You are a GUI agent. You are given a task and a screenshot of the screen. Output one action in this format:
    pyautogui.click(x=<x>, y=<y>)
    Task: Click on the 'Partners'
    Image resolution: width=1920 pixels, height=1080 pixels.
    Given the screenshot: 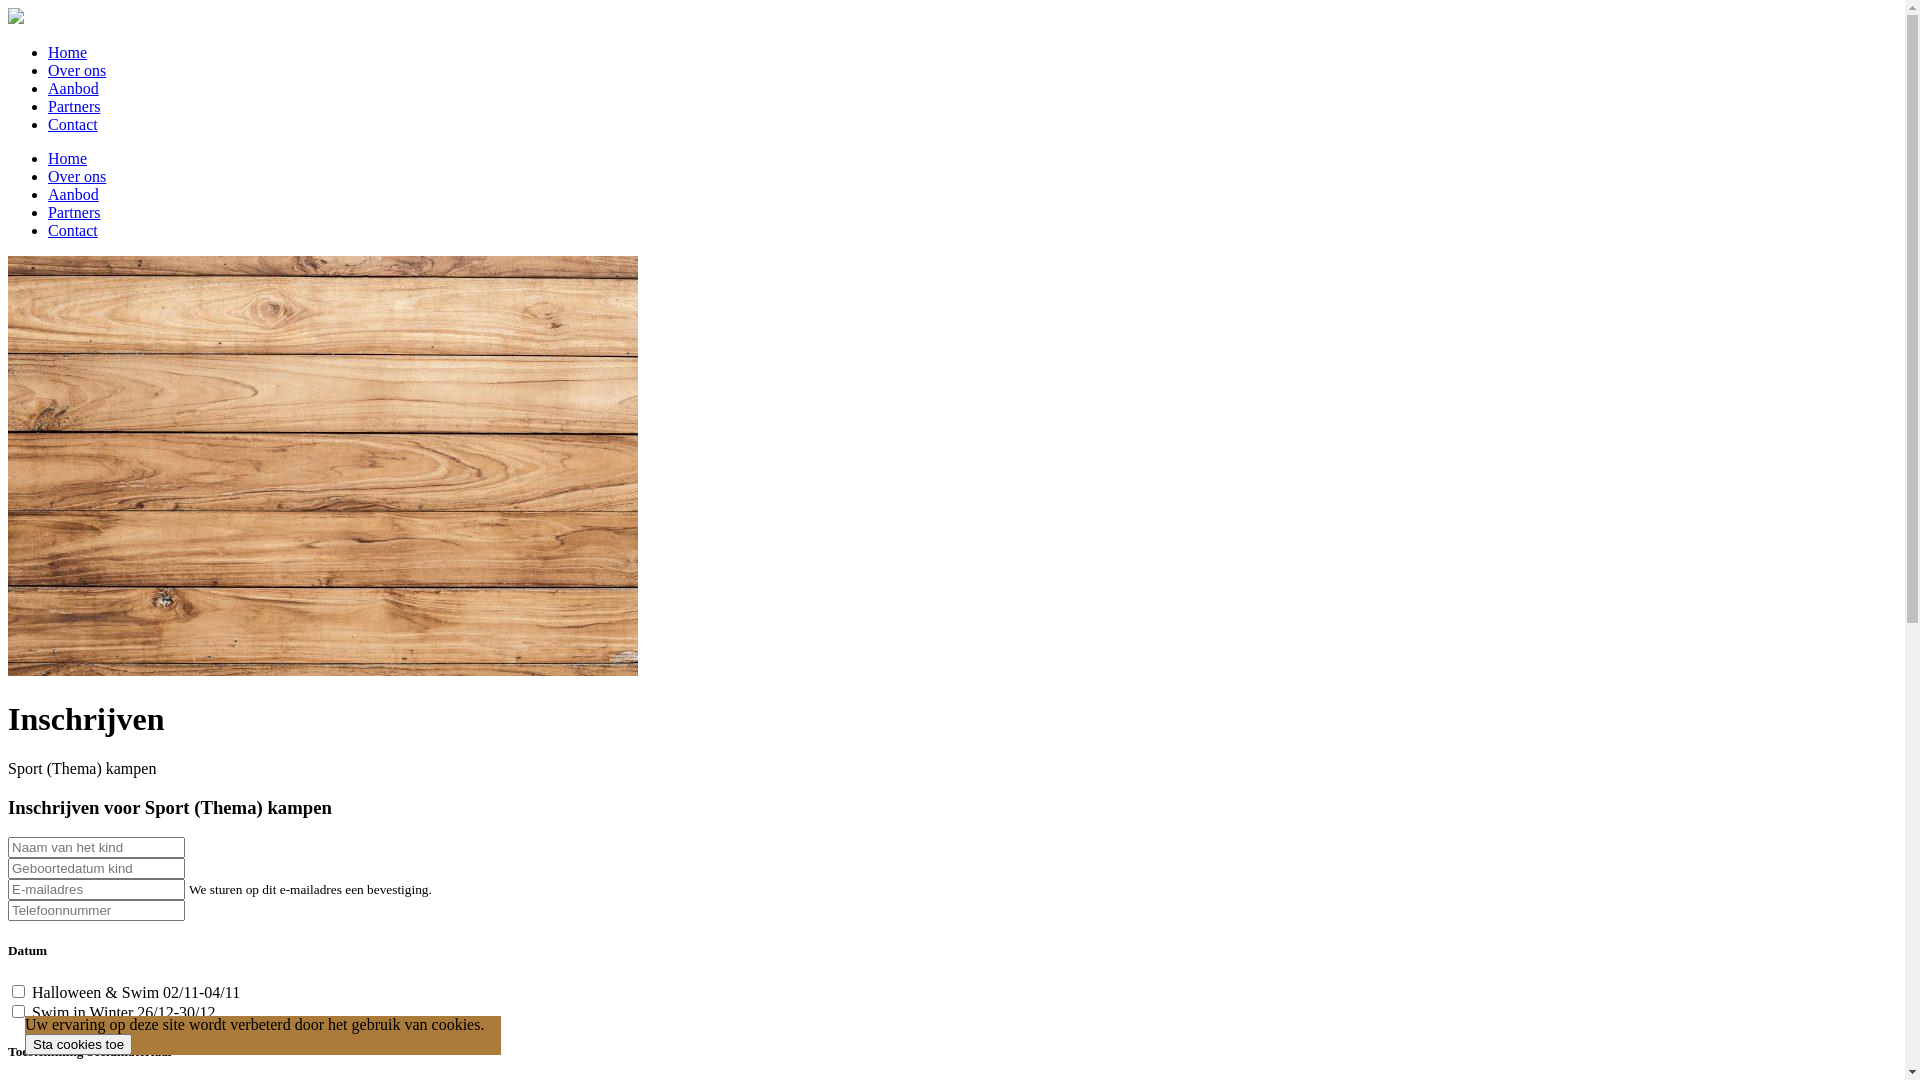 What is the action you would take?
    pyautogui.click(x=73, y=212)
    